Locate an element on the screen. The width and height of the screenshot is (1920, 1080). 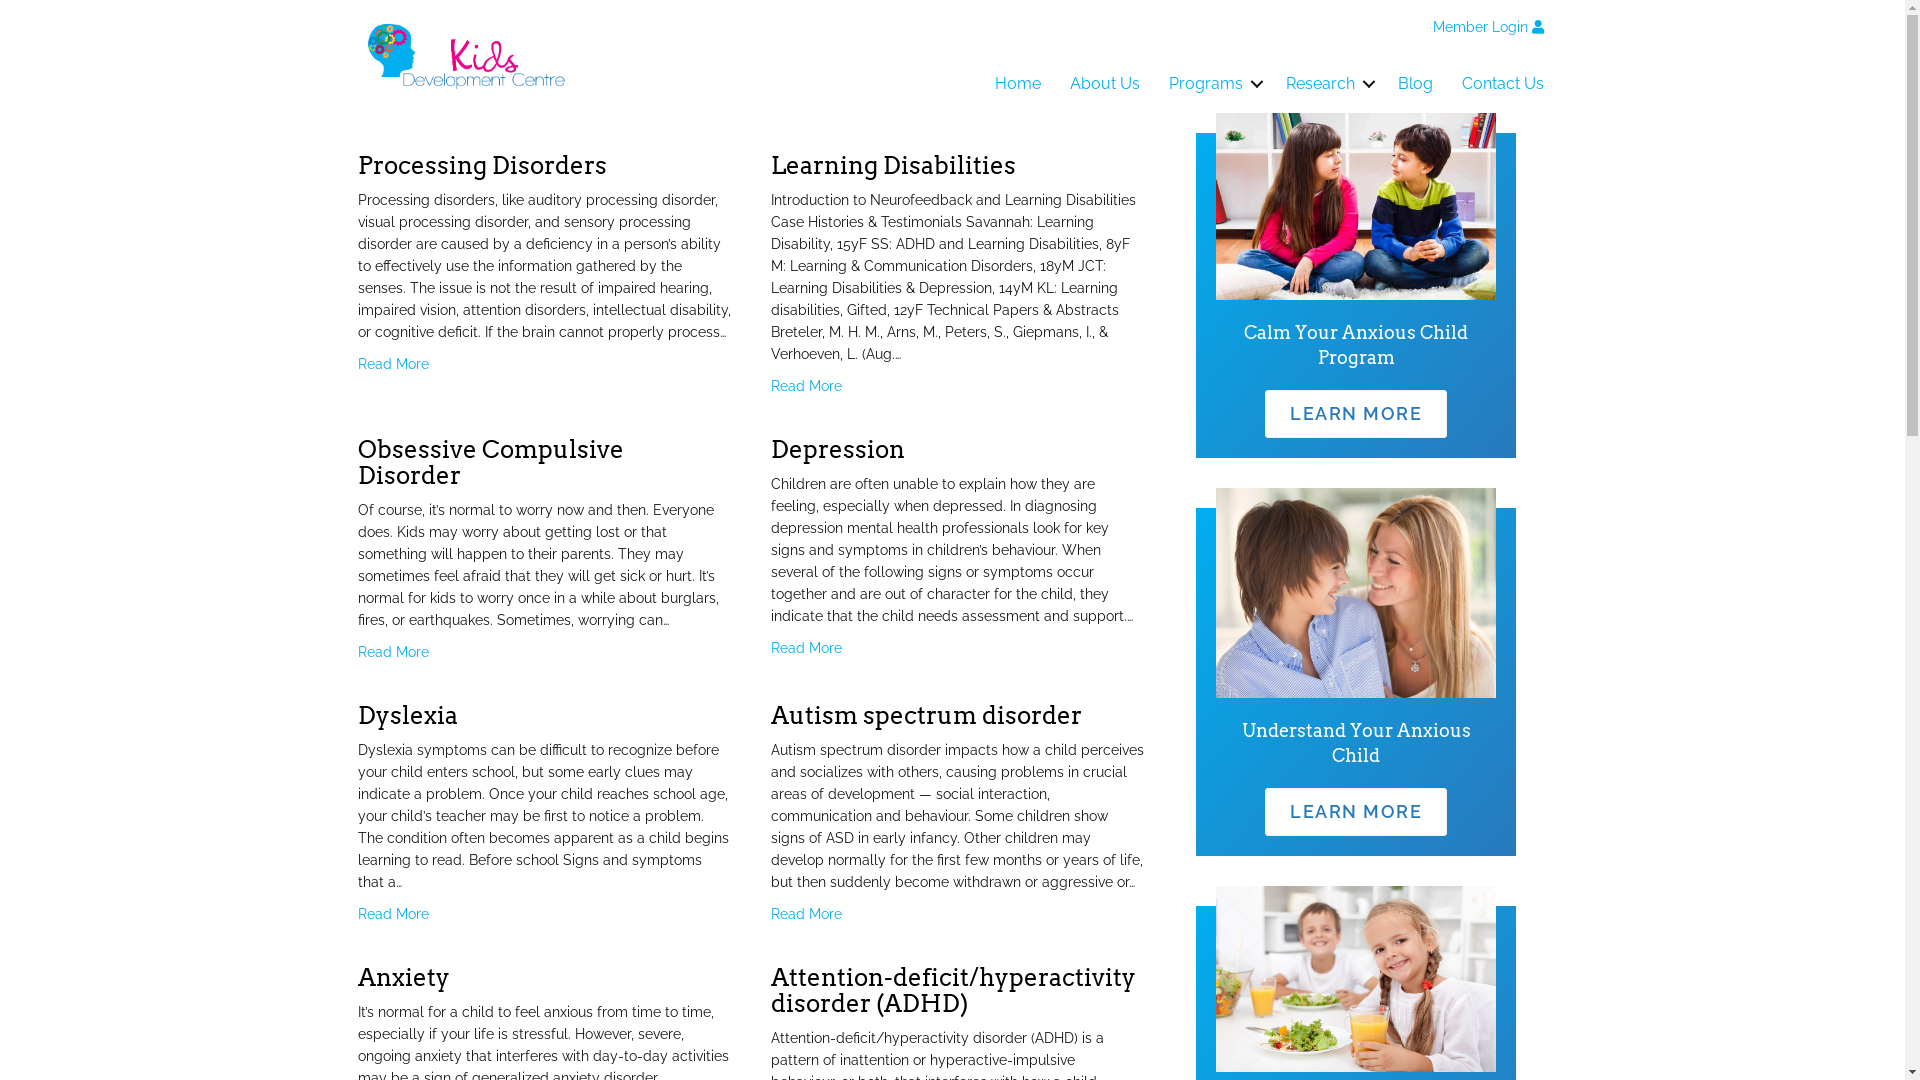
'Understand Your Anxious Child' is located at coordinates (1356, 743).